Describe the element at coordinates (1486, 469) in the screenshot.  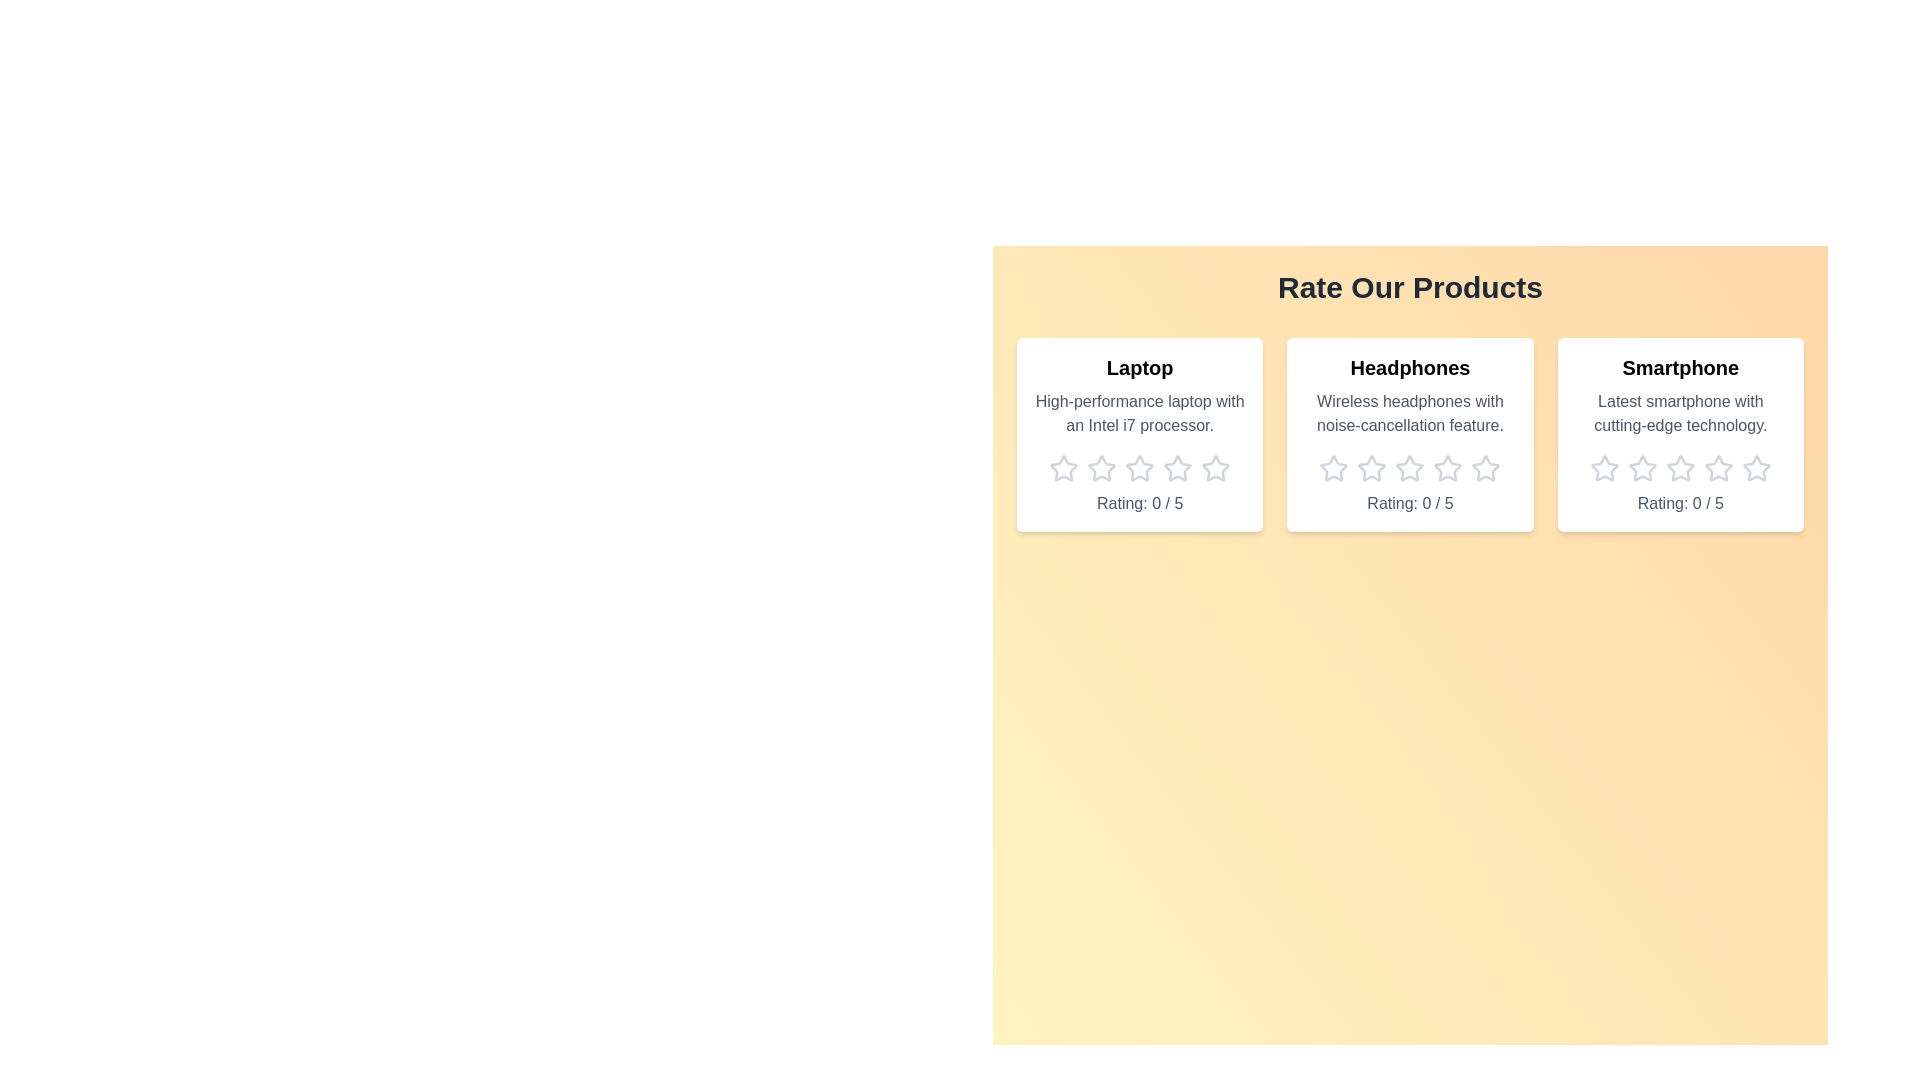
I see `the star icon corresponding to 5 stars for the product Headphones` at that location.